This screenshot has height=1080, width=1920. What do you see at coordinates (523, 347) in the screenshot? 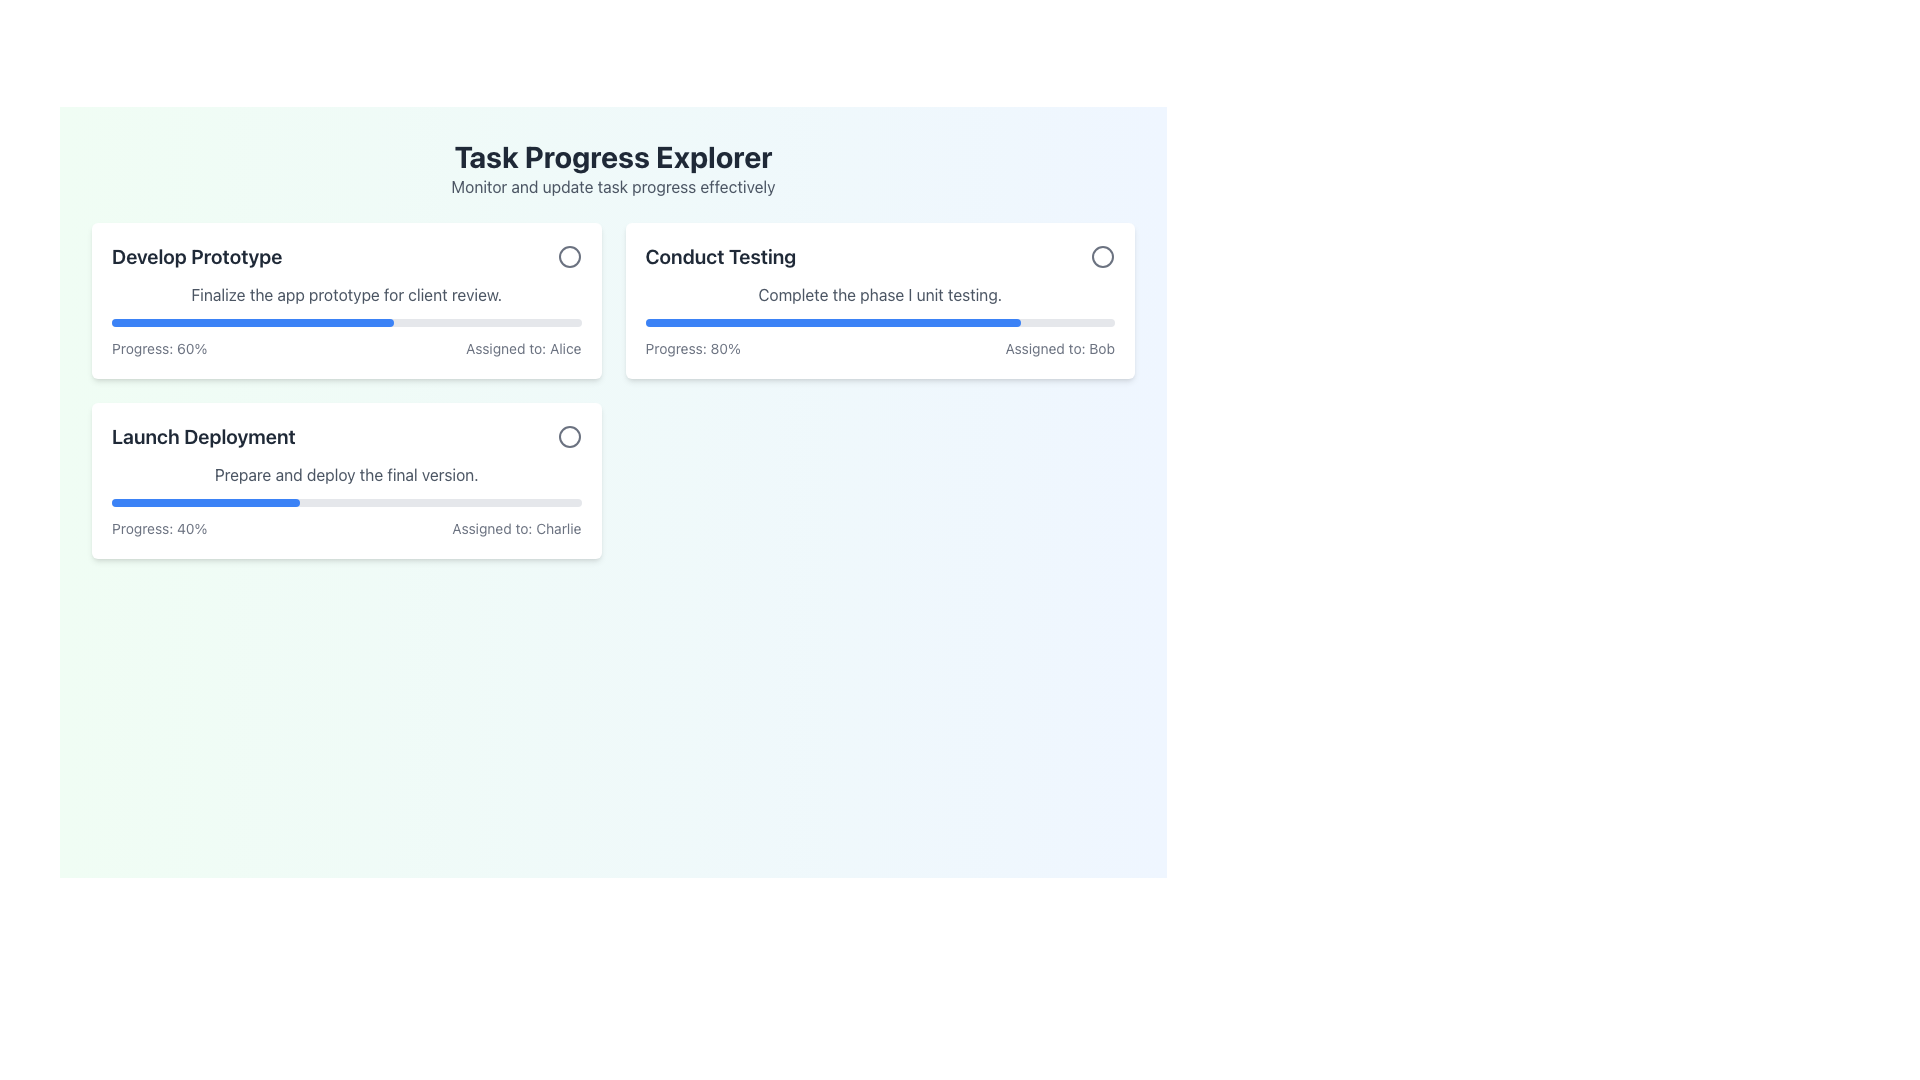
I see `task details associated with the Text Label indicating the person (Alice) assigned to the task in the bottom-right corner of the 'Develop Prototype' card` at bounding box center [523, 347].